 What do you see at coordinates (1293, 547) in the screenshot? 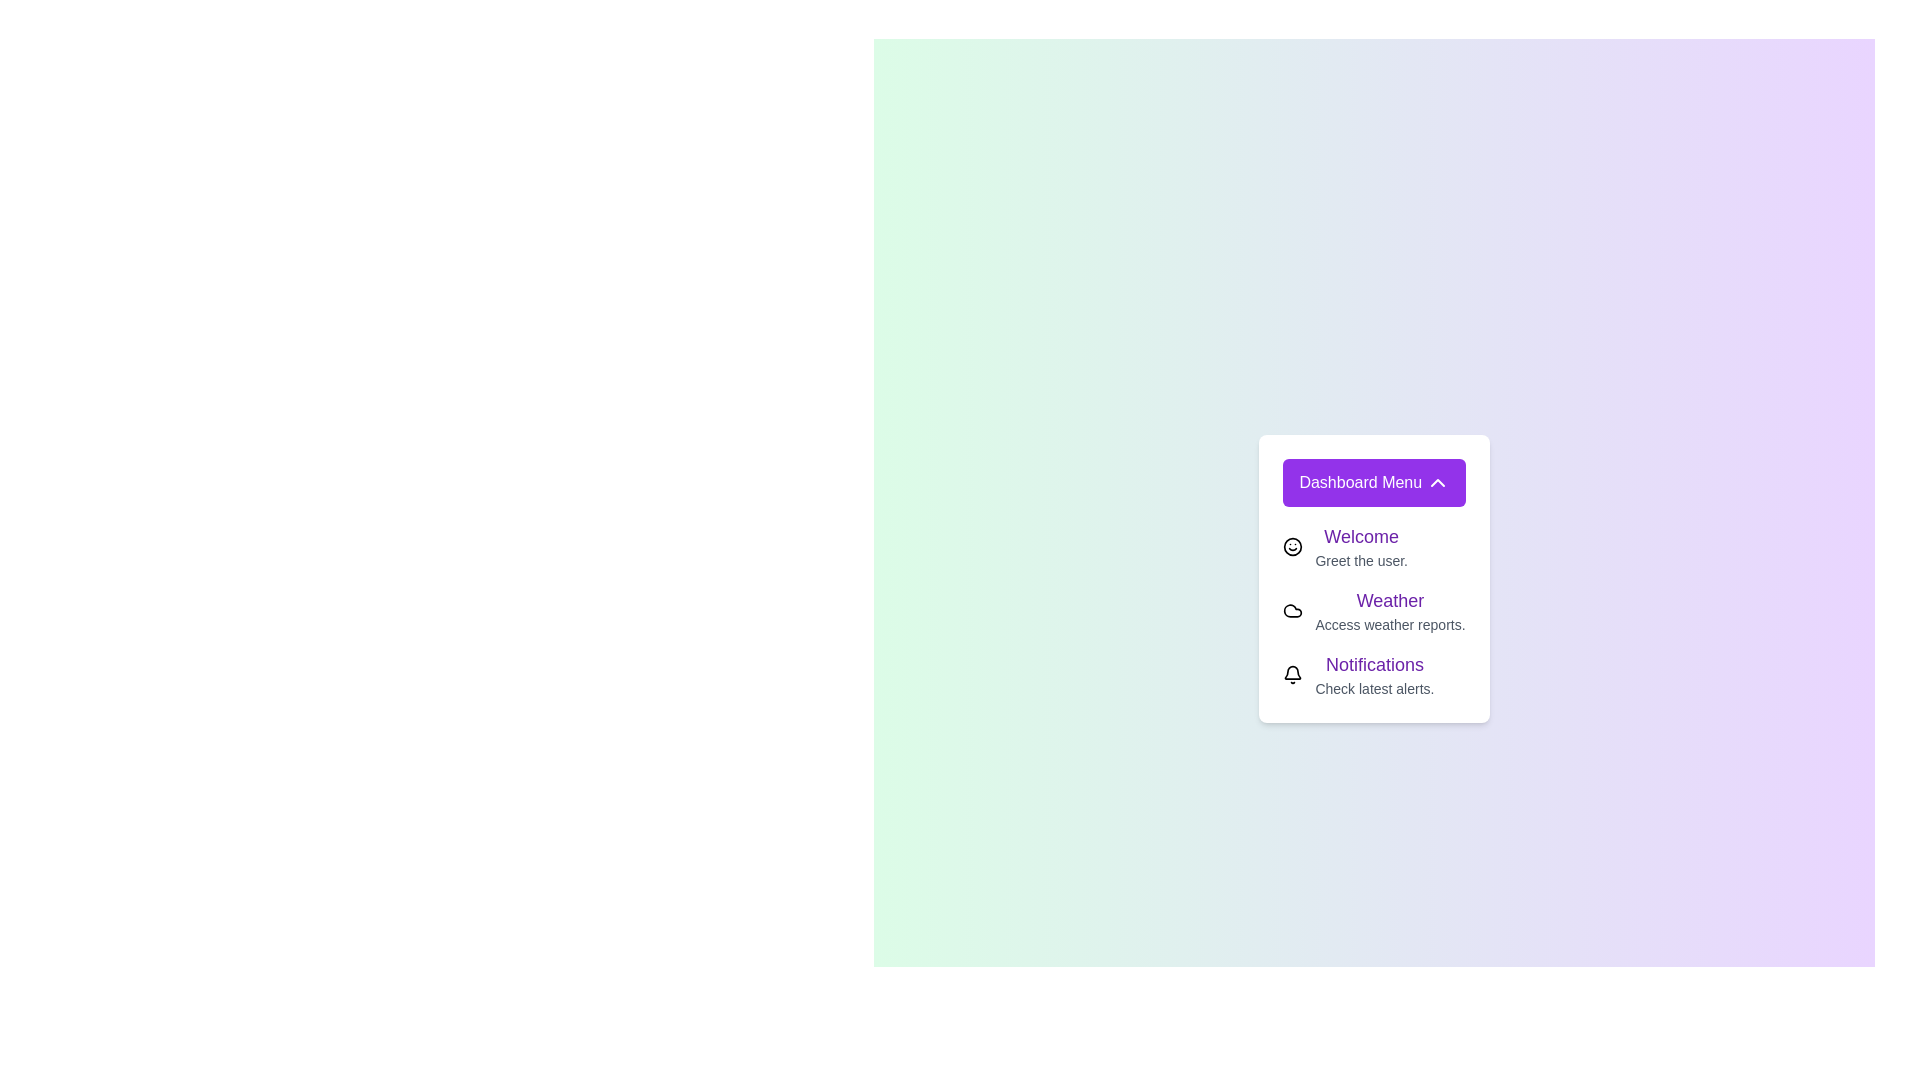
I see `the element Welcome to display its tooltip` at bounding box center [1293, 547].